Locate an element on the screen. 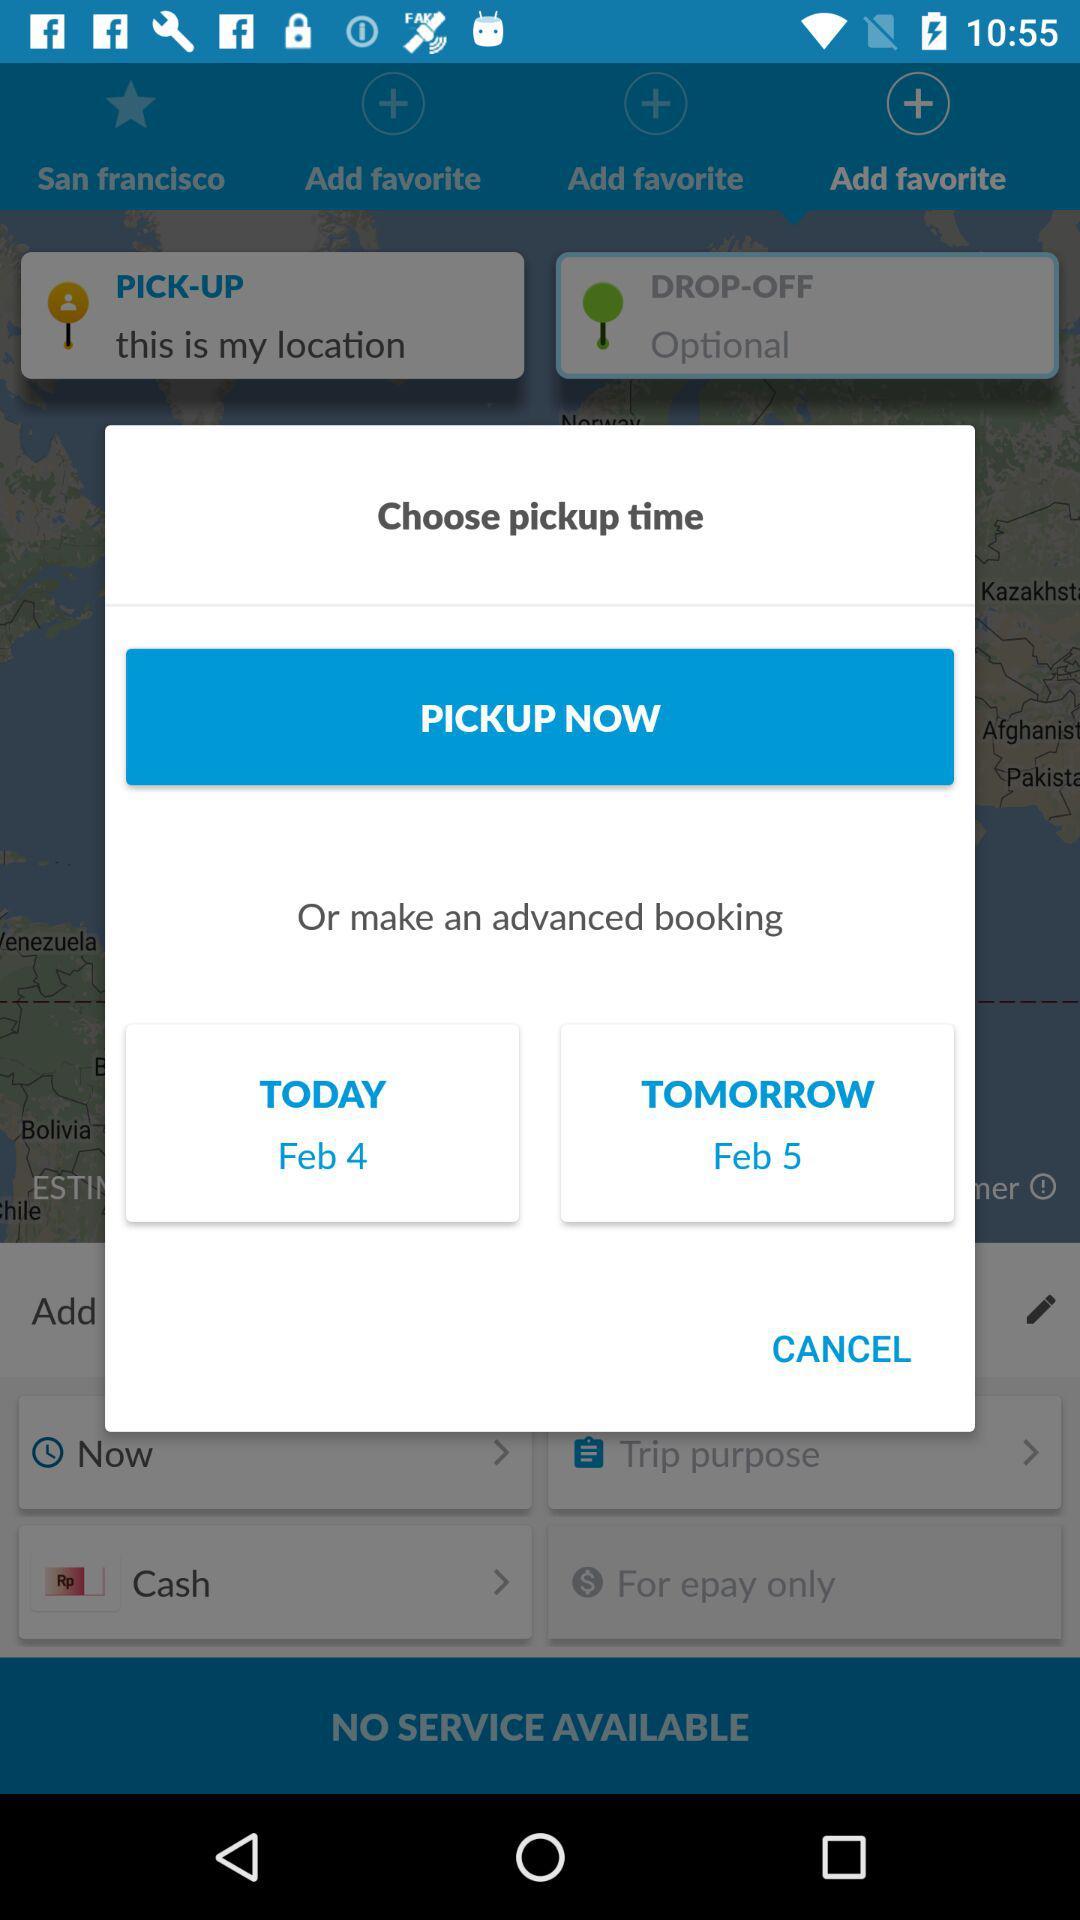 The image size is (1080, 1920). icon below the feb 5 is located at coordinates (841, 1347).